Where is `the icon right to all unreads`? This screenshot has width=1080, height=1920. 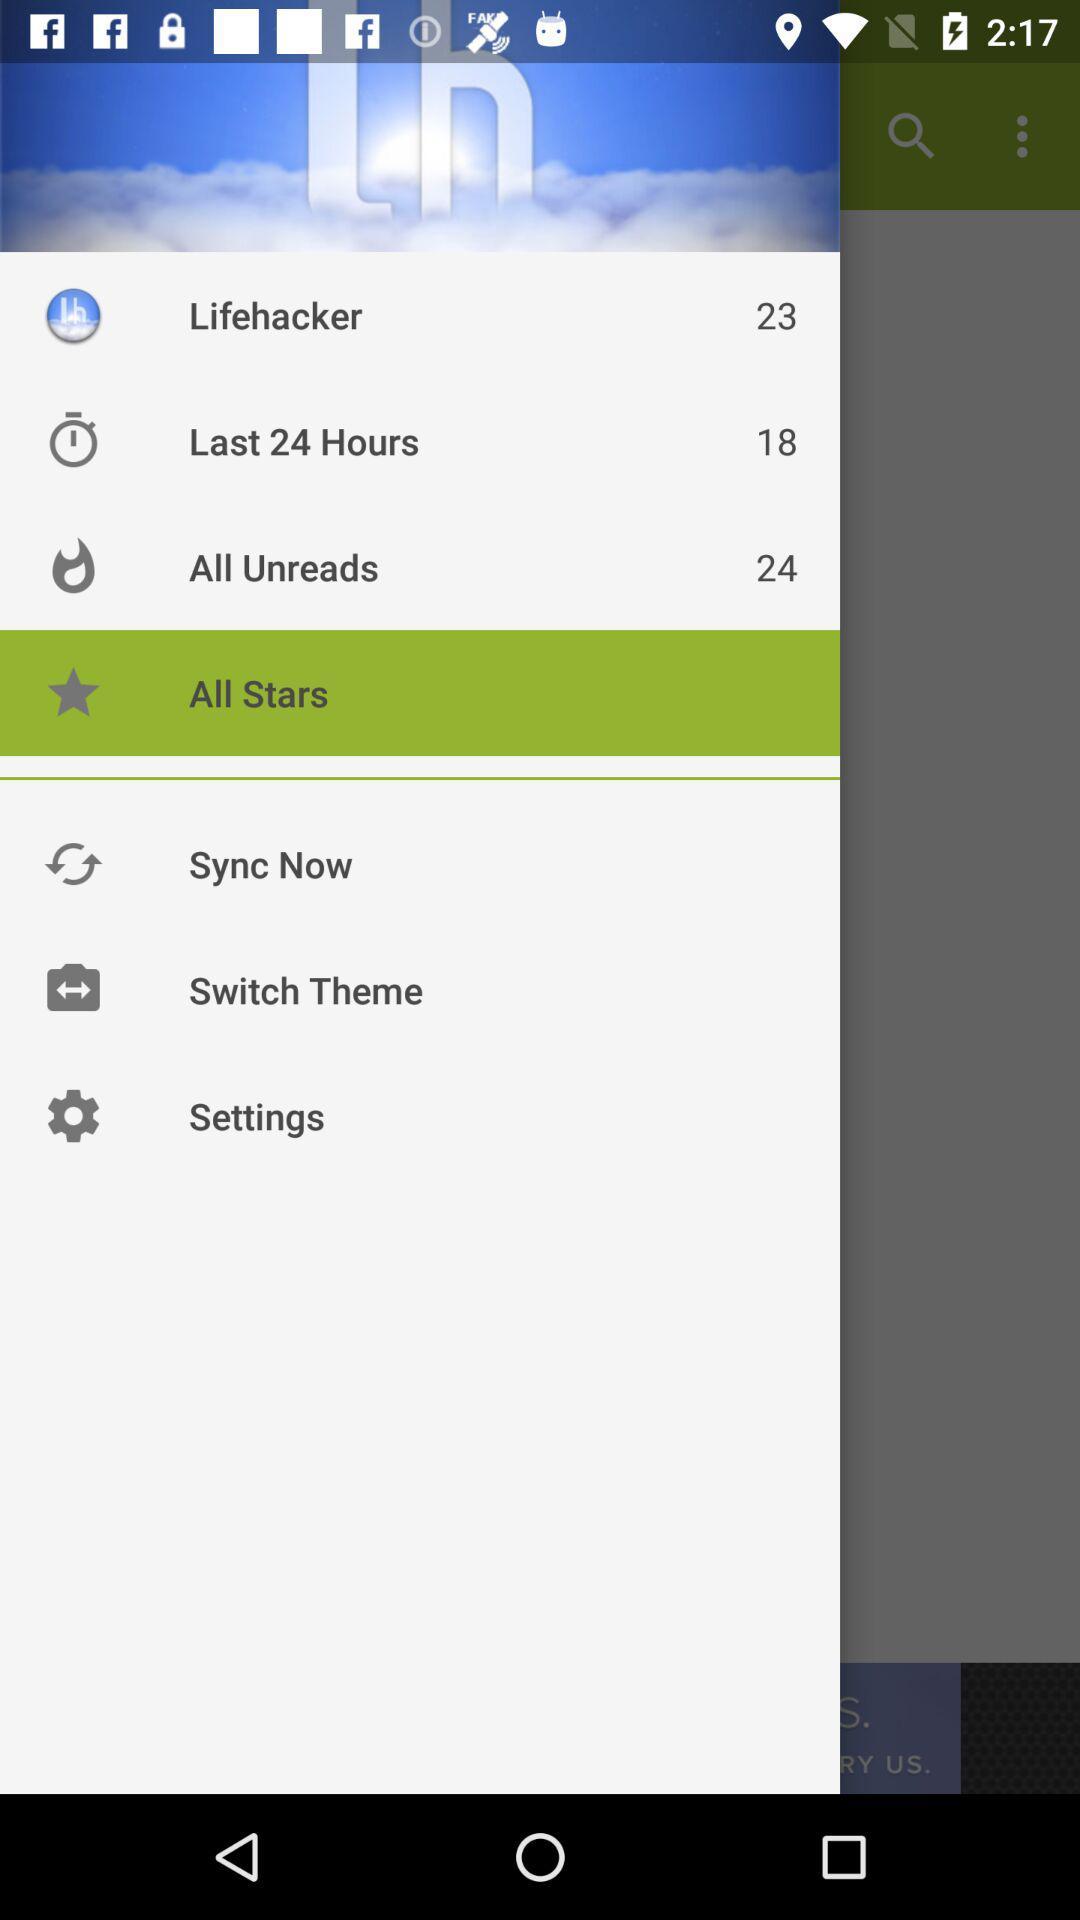 the icon right to all unreads is located at coordinates (72, 565).